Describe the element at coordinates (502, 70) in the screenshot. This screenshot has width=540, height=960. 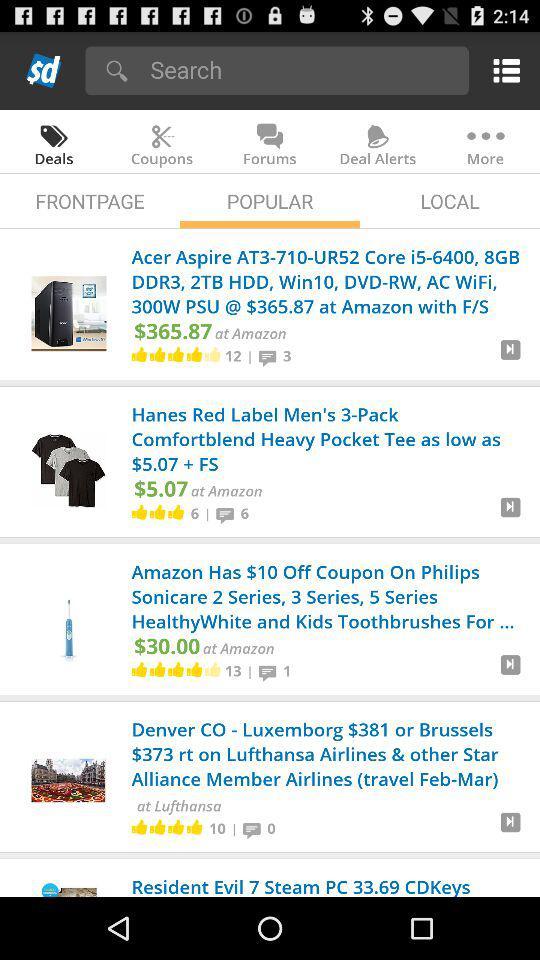
I see `drop down menu` at that location.